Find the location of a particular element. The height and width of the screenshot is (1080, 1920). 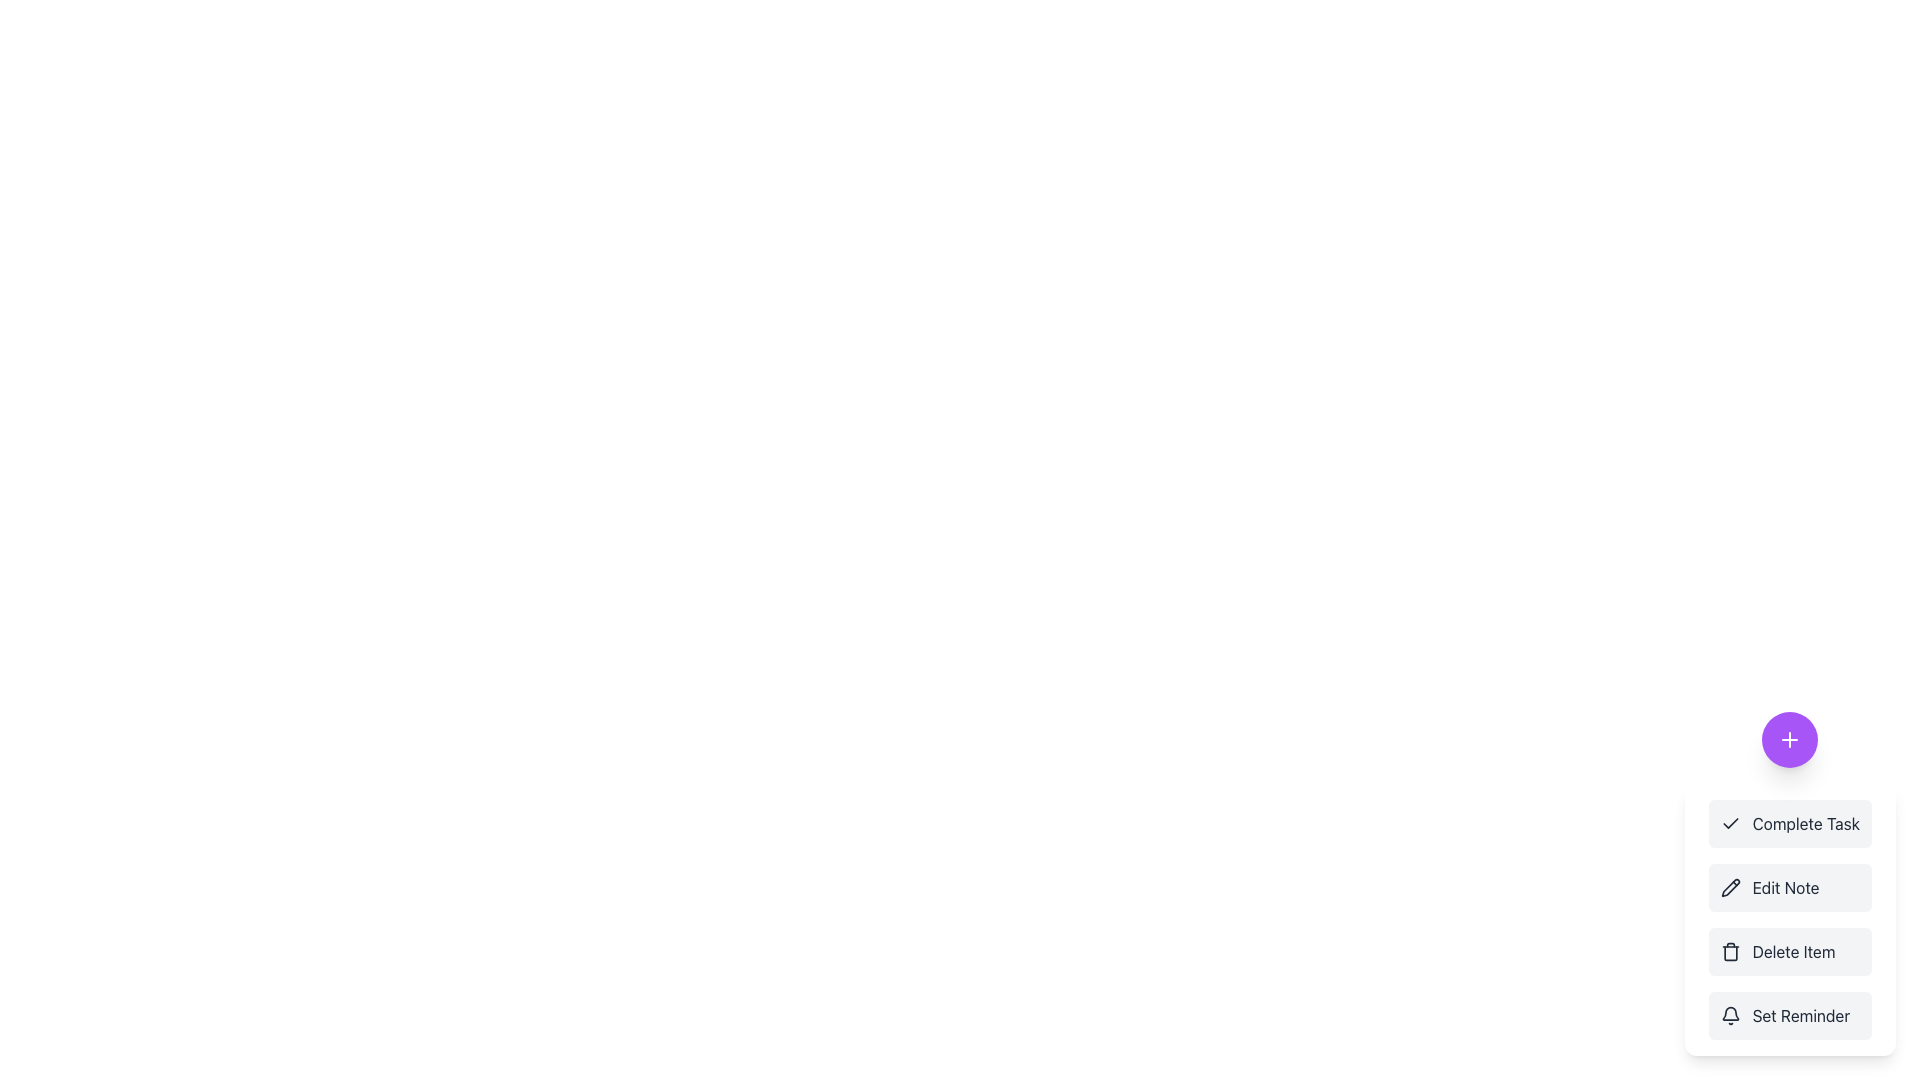

the 'Edit Note' button, which is a rectangular button with rounded corners, featuring a light gray background and a pencil icon followed by the text 'Edit Note'. It is the second button in a vertical list, located below the 'Complete Task' button and above the 'Delete Item' button is located at coordinates (1790, 886).